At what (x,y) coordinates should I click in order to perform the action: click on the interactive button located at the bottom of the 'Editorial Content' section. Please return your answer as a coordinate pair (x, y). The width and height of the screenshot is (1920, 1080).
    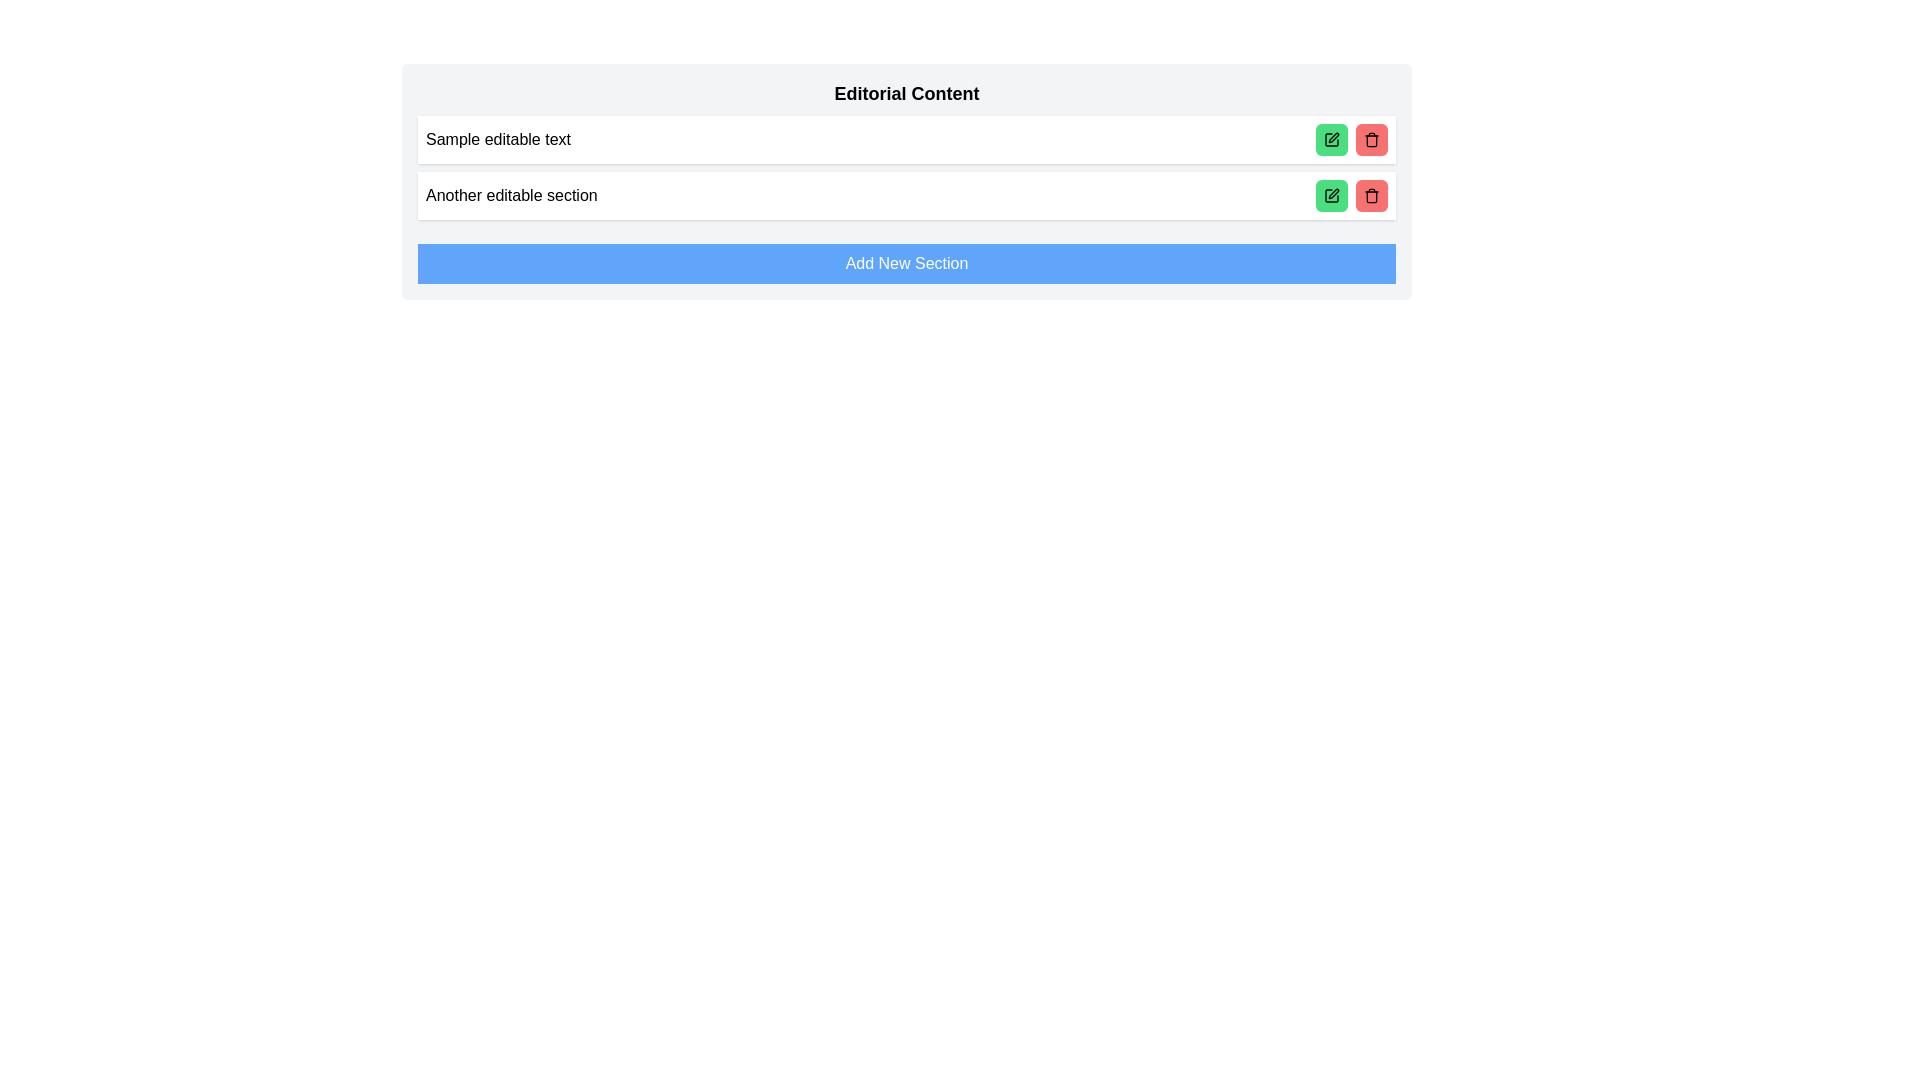
    Looking at the image, I should click on (906, 262).